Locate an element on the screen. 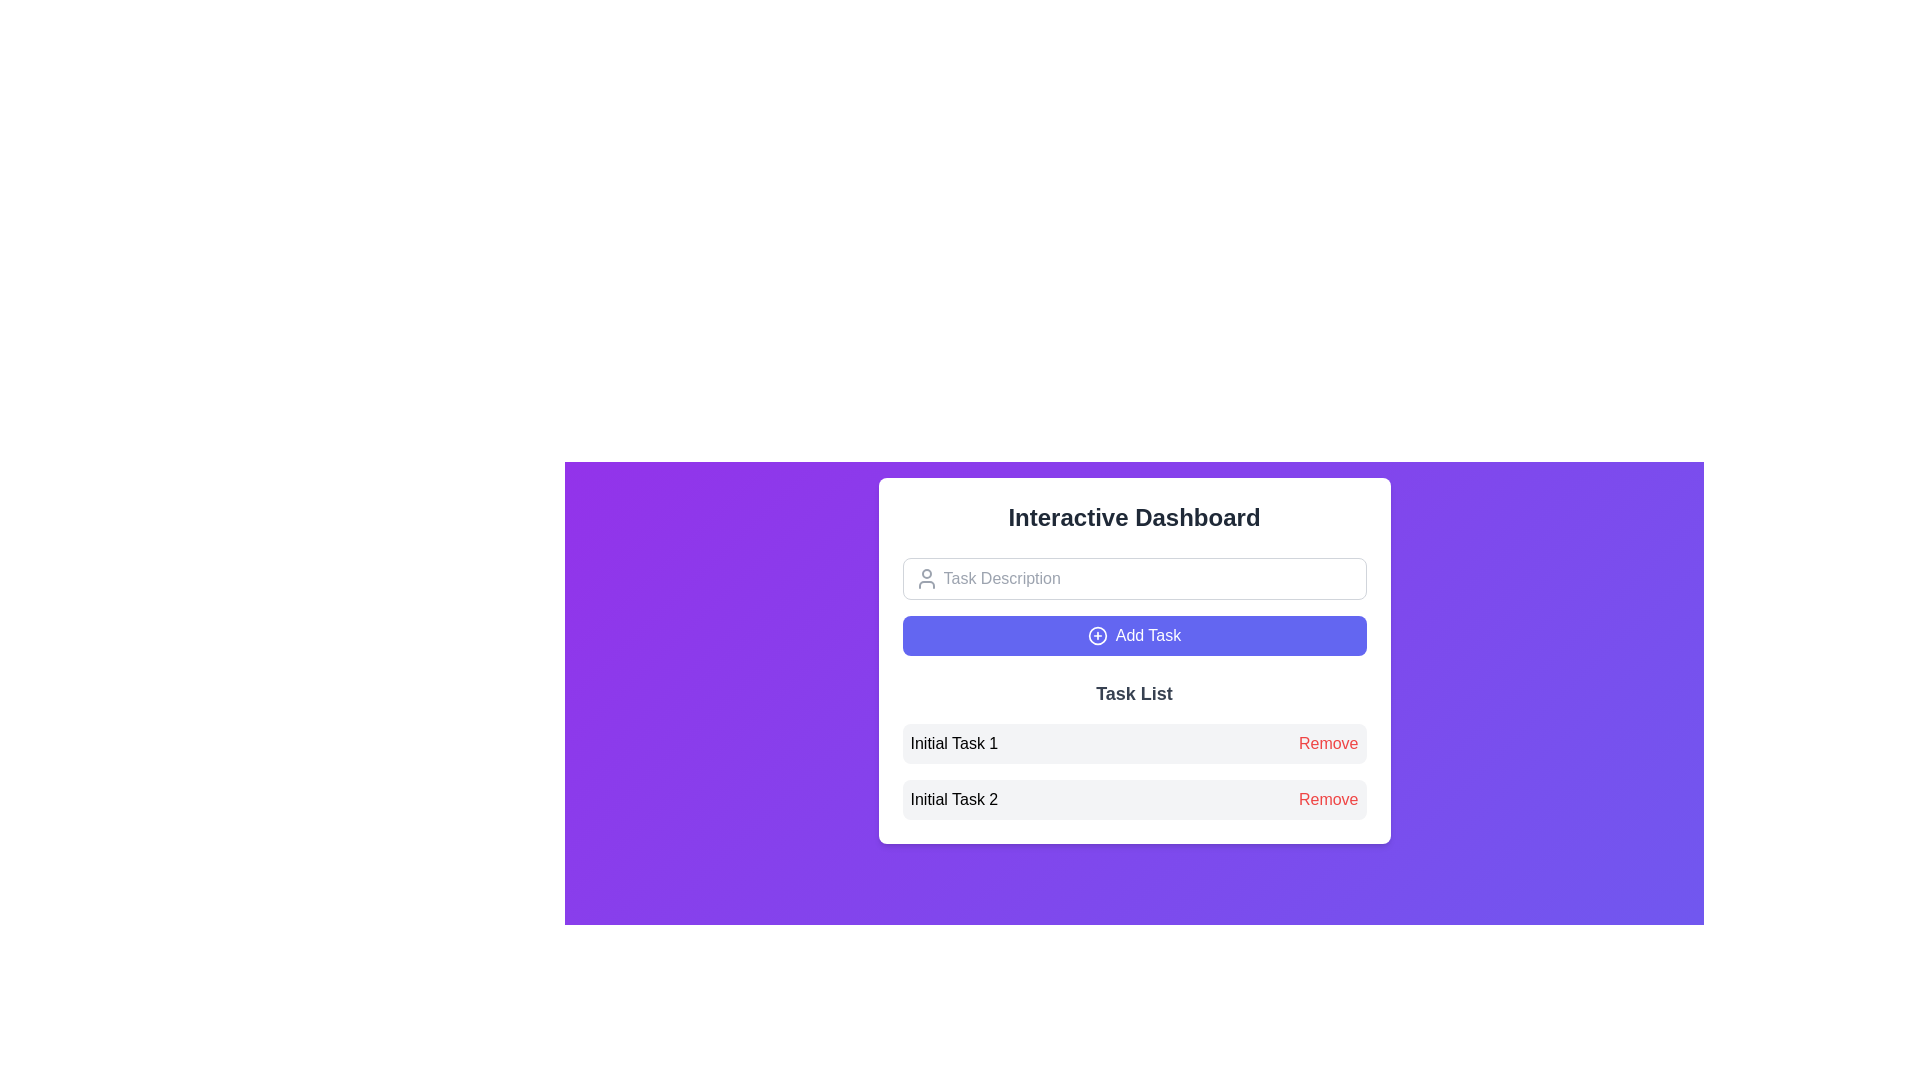  the descriptive label for a task item in the task list is located at coordinates (953, 798).